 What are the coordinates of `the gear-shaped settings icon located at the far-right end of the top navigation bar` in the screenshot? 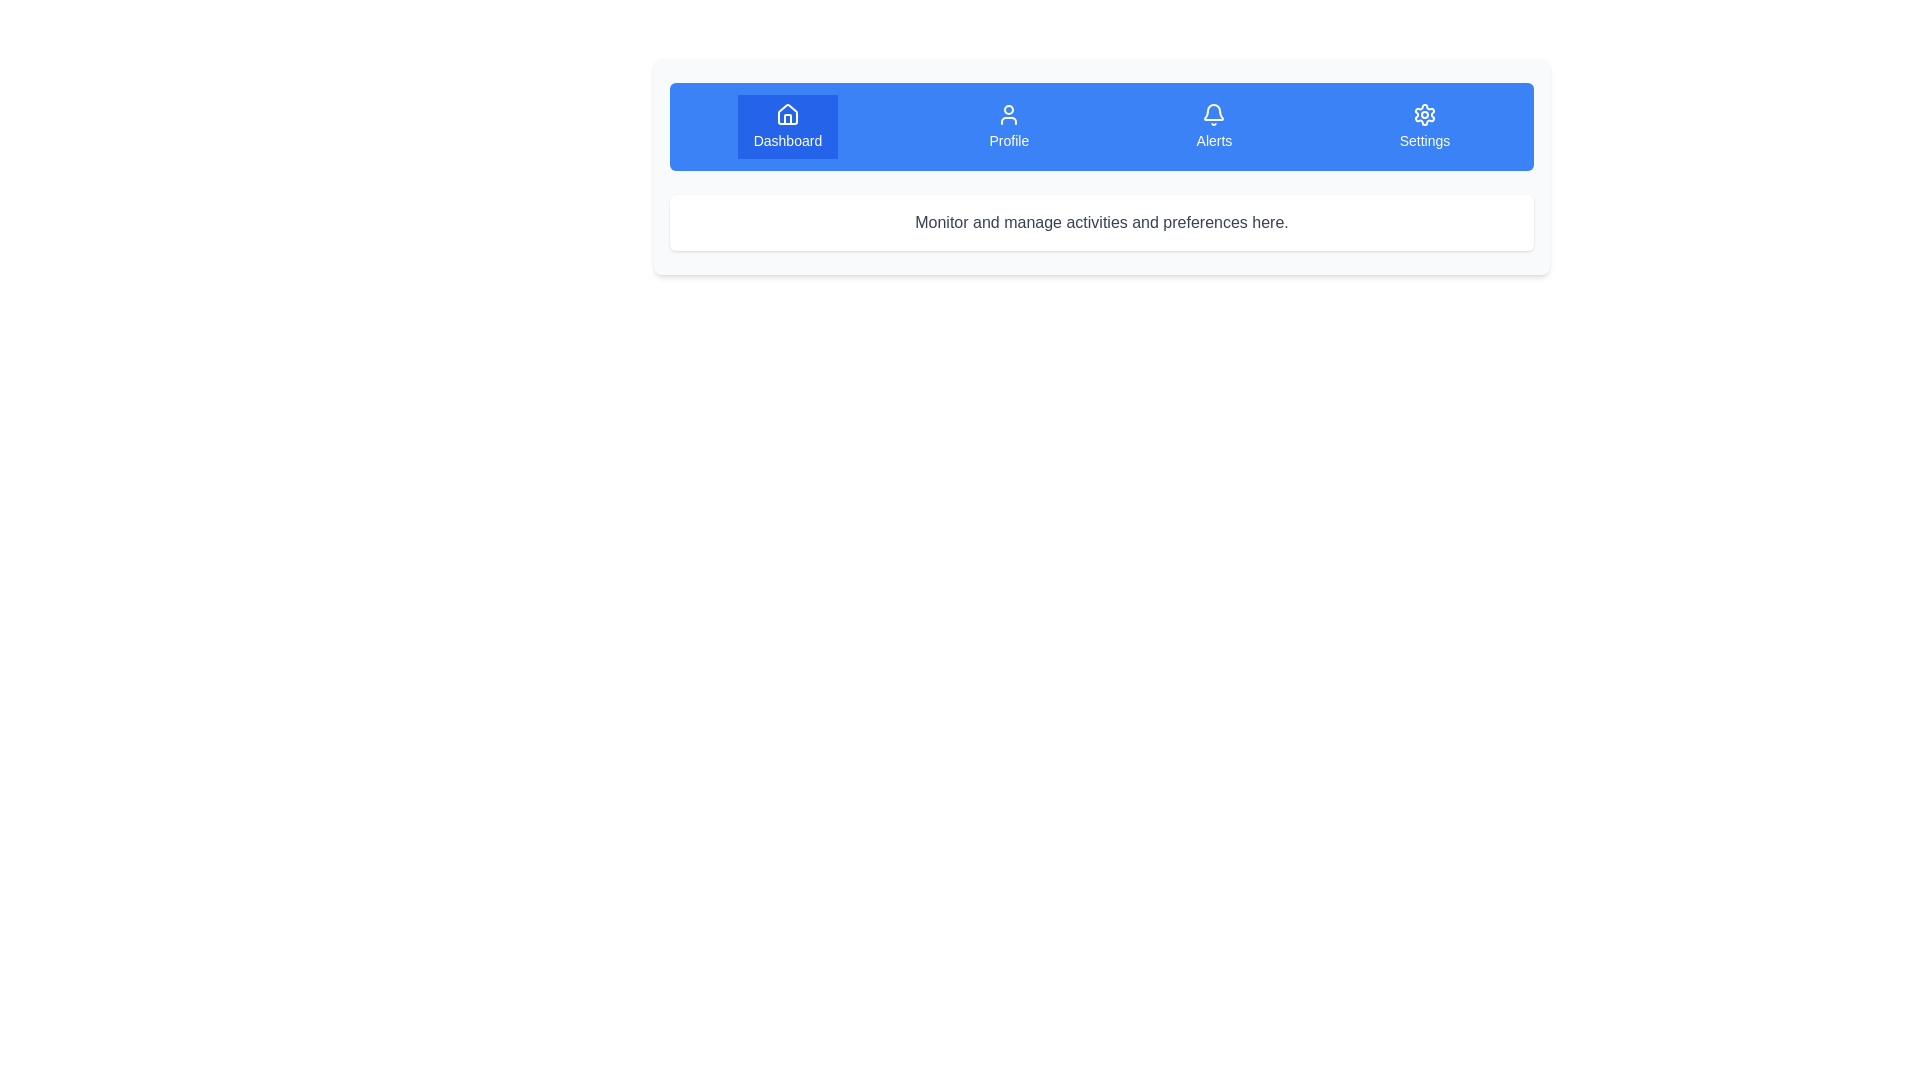 It's located at (1424, 115).